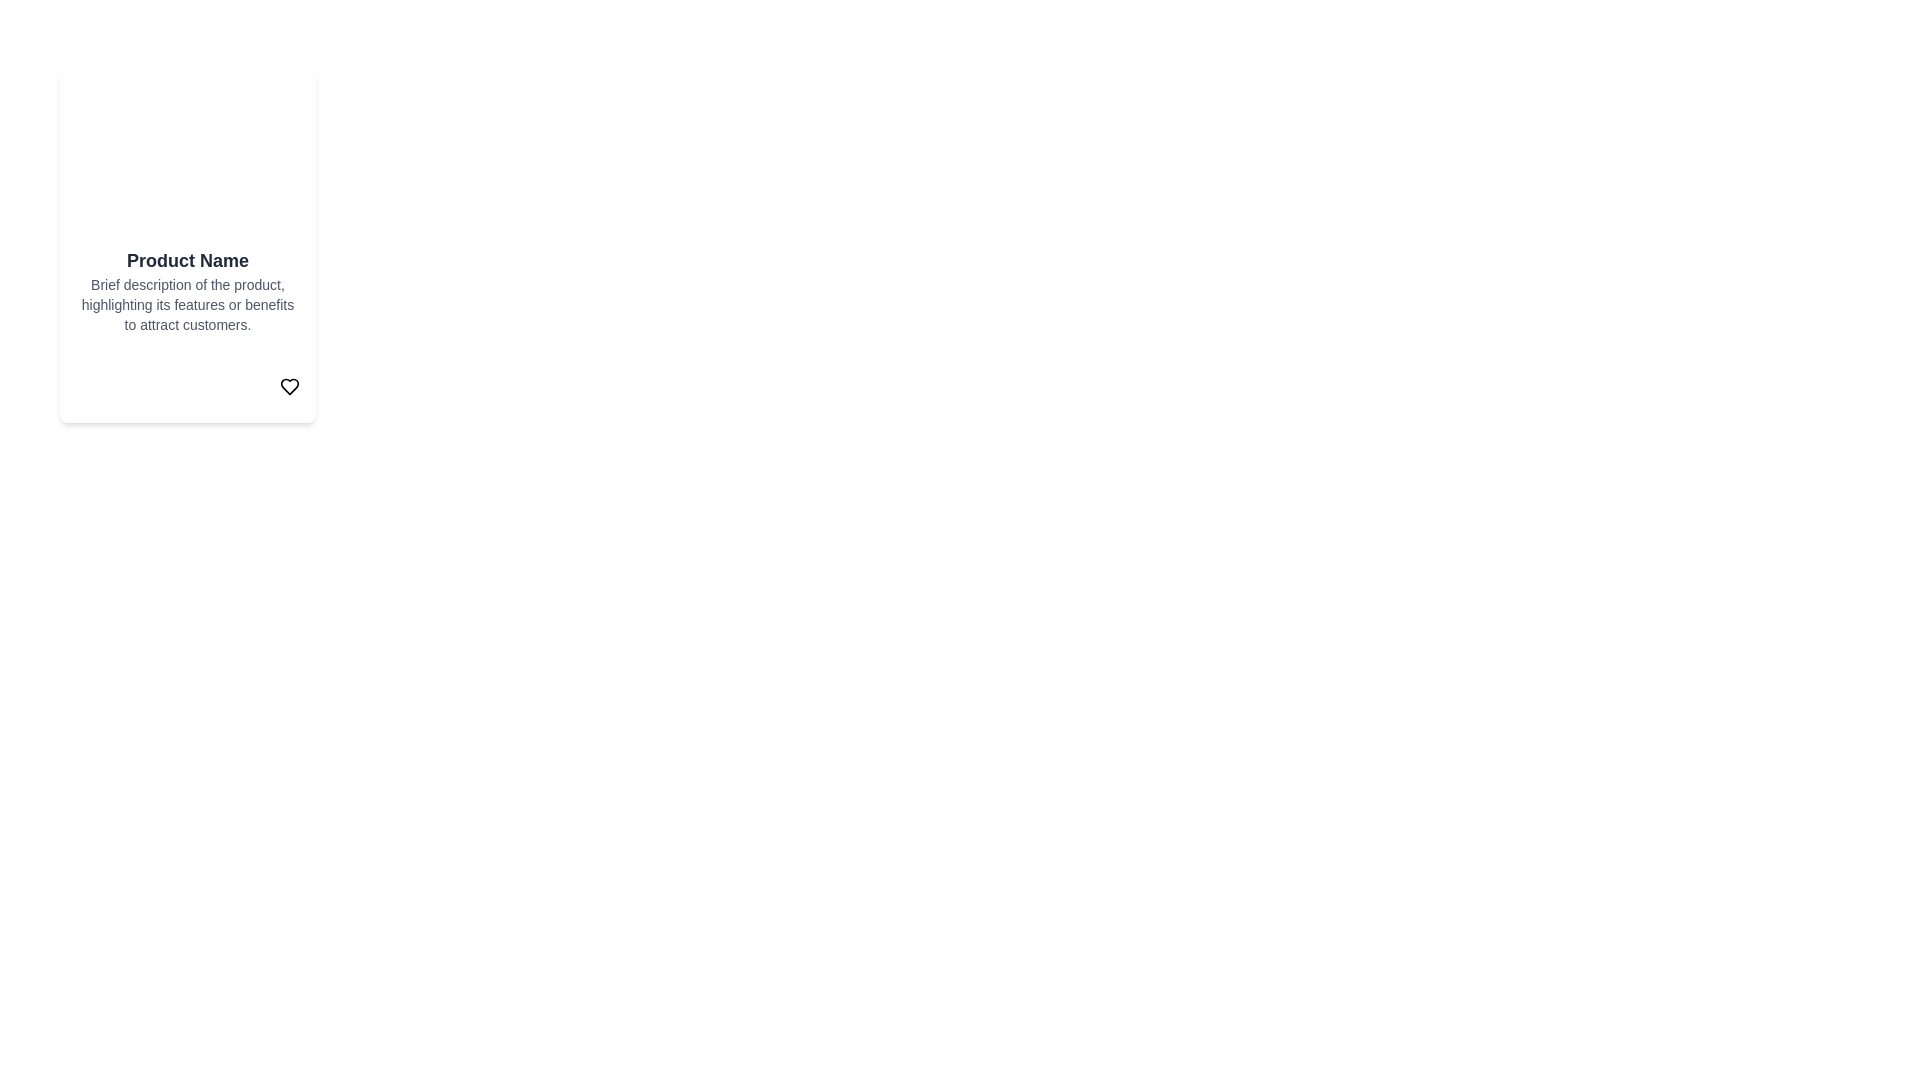  What do you see at coordinates (187, 386) in the screenshot?
I see `the button located at the bottom of the product card` at bounding box center [187, 386].